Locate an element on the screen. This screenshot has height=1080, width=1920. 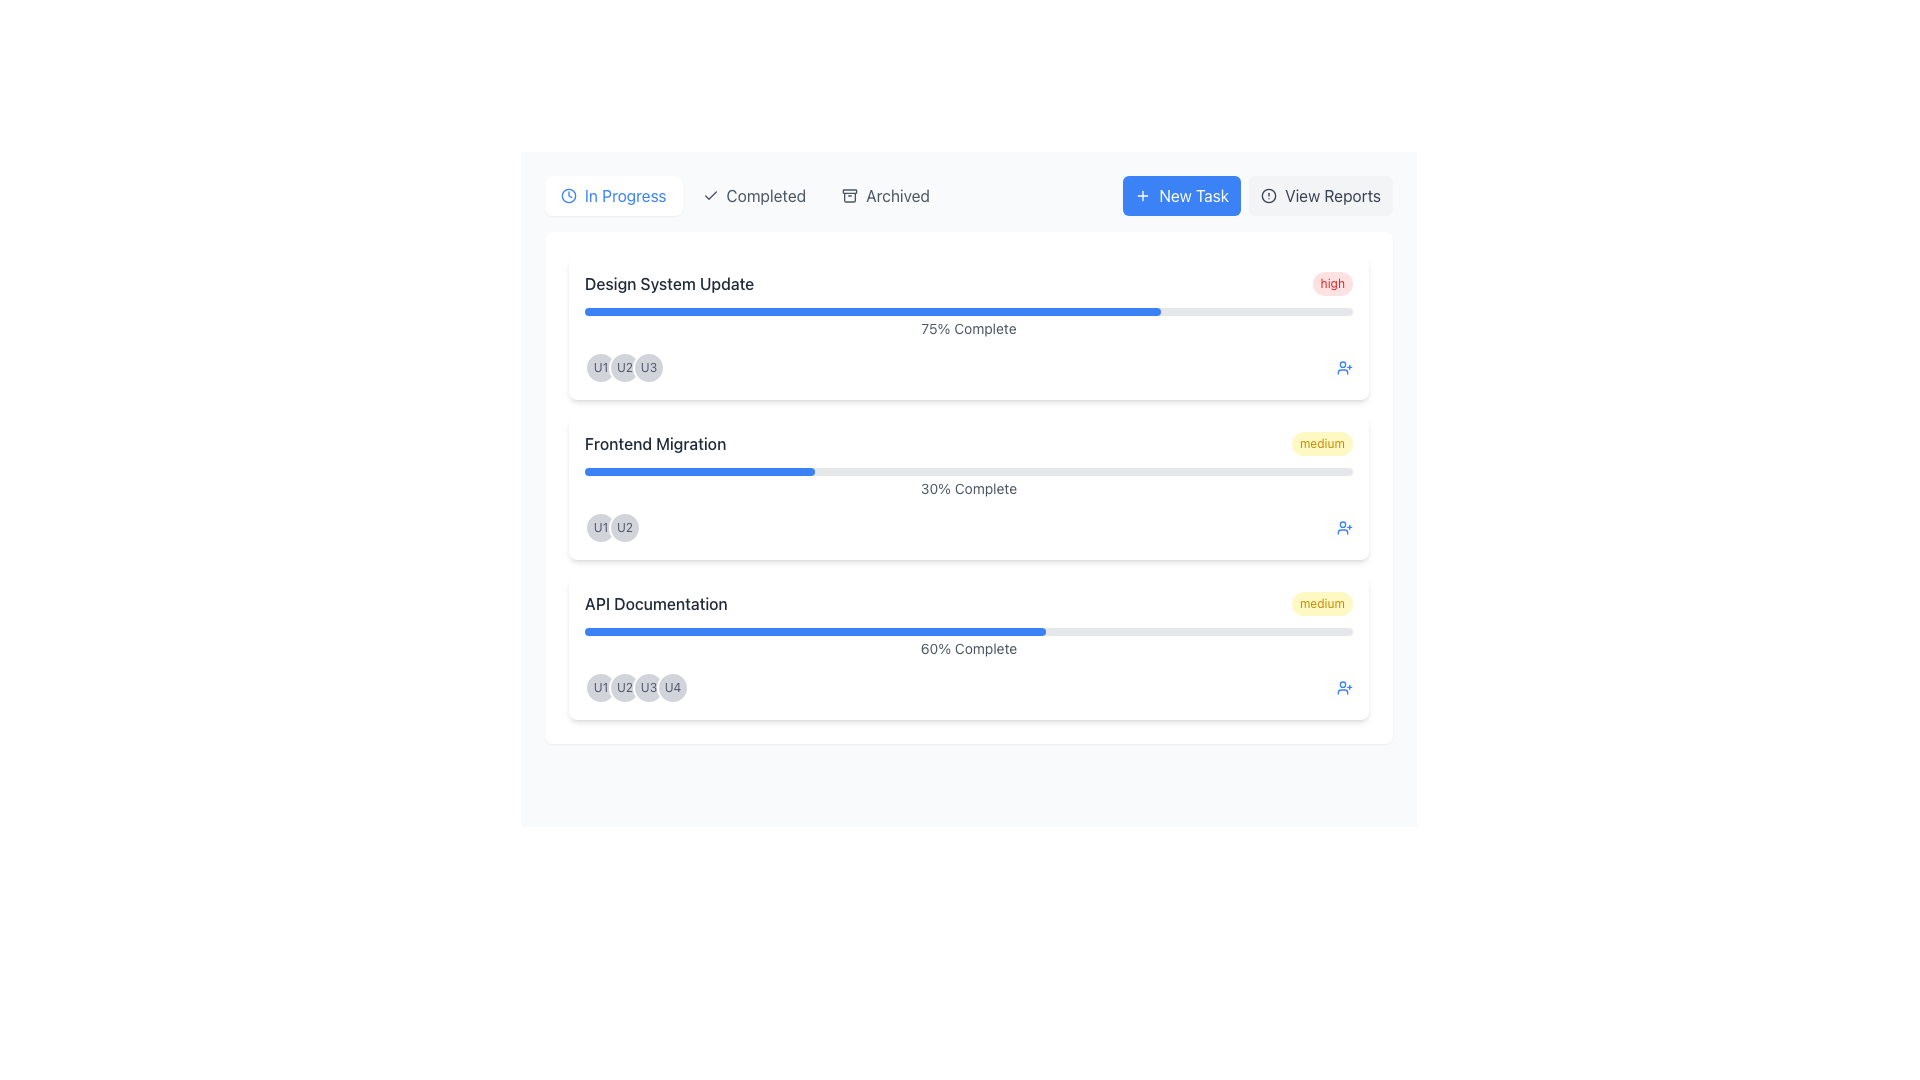
the text label 'U2' within its circular badge, which is styled with a muted gray color and is the second in a series of badges labeled 'U1', 'U2', etc is located at coordinates (623, 527).